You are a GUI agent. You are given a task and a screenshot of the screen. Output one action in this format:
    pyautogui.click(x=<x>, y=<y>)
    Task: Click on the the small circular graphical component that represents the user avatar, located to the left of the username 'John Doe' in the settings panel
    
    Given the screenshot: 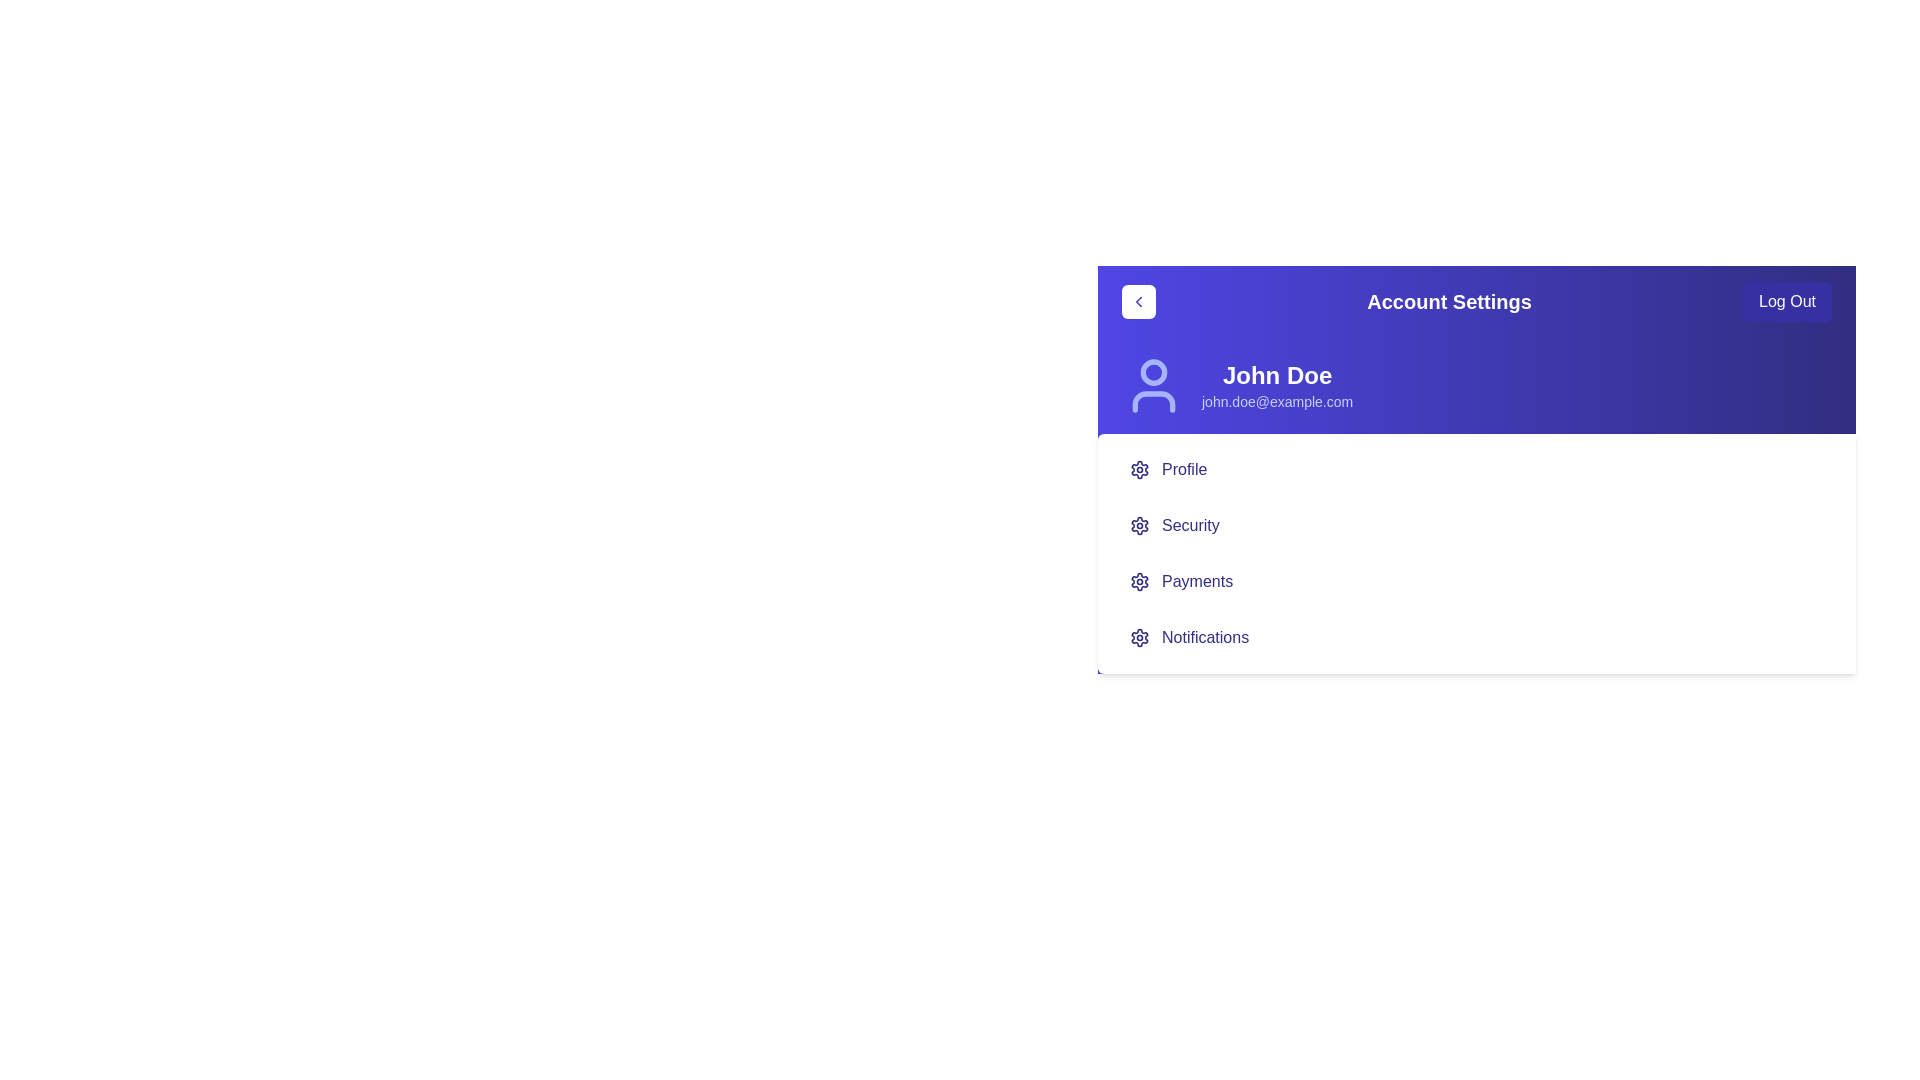 What is the action you would take?
    pyautogui.click(x=1153, y=371)
    